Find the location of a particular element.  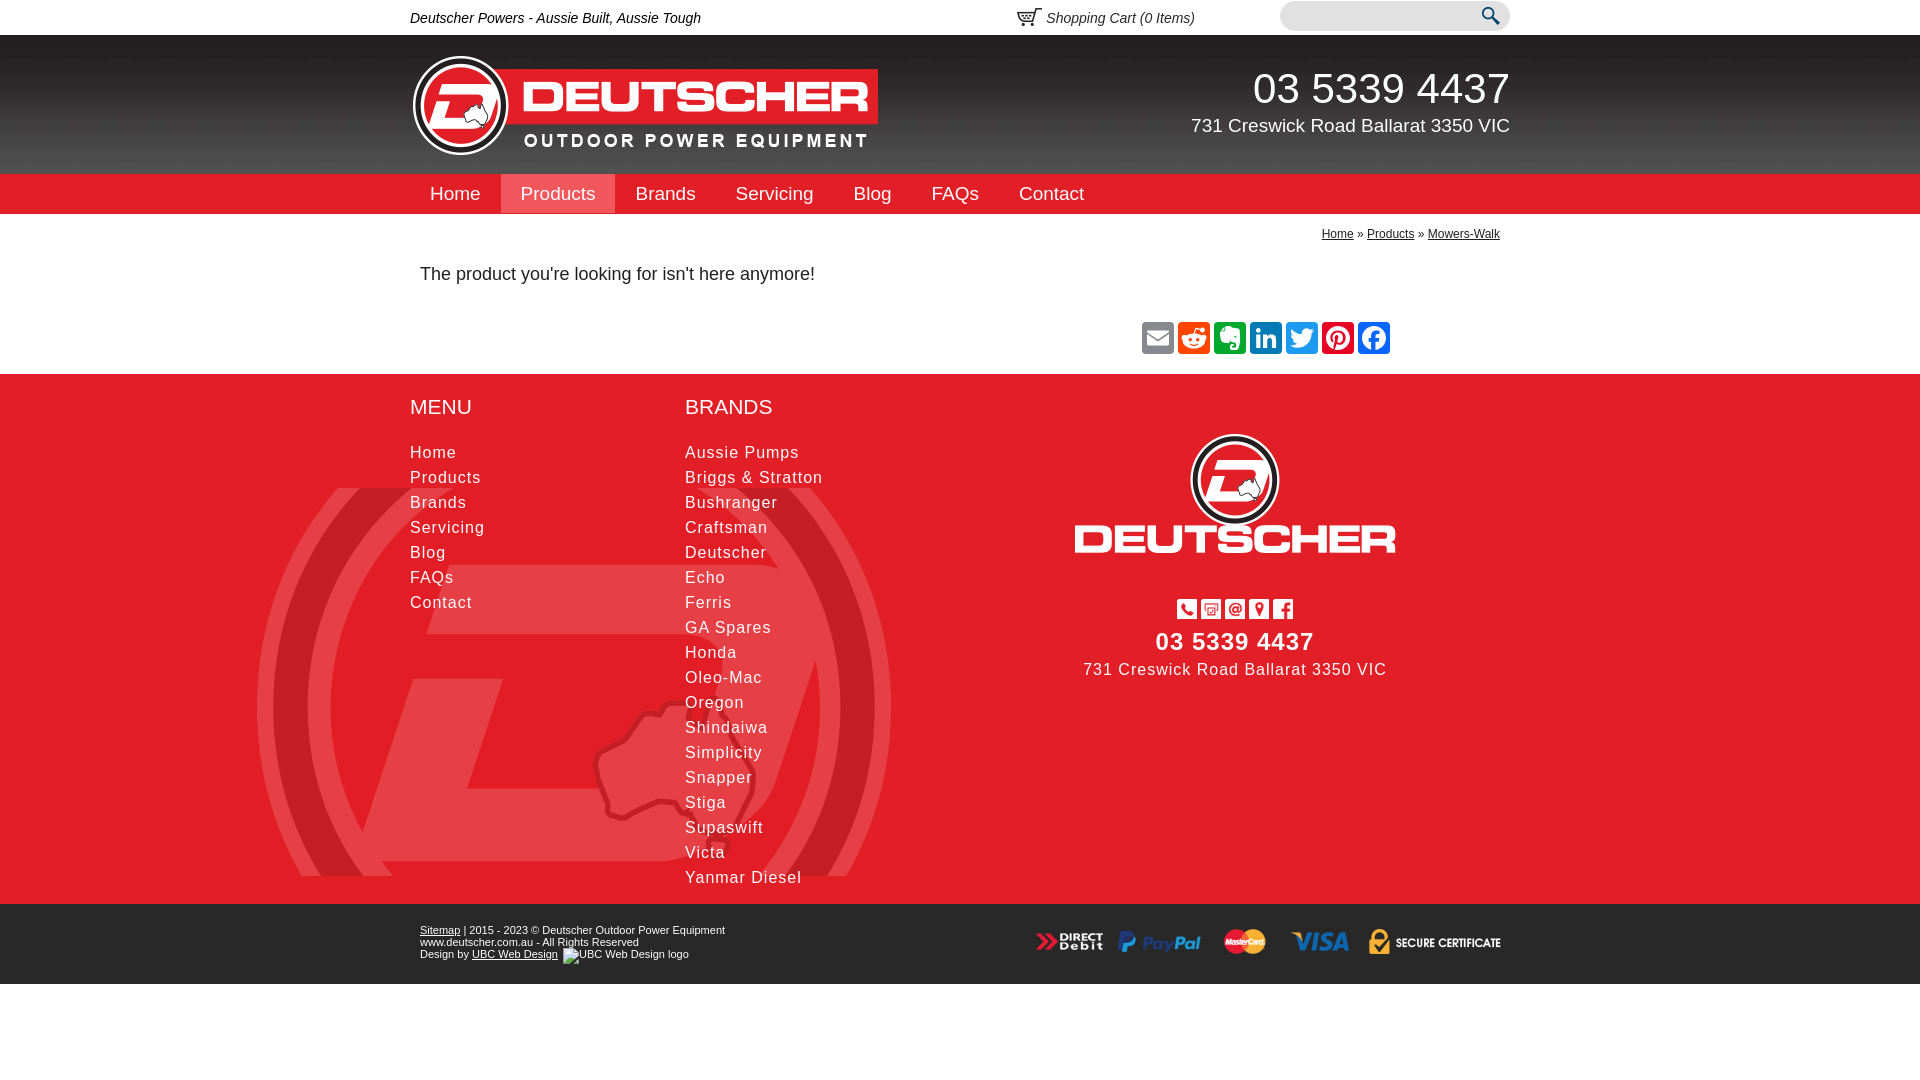

'Supaswift' is located at coordinates (723, 827).